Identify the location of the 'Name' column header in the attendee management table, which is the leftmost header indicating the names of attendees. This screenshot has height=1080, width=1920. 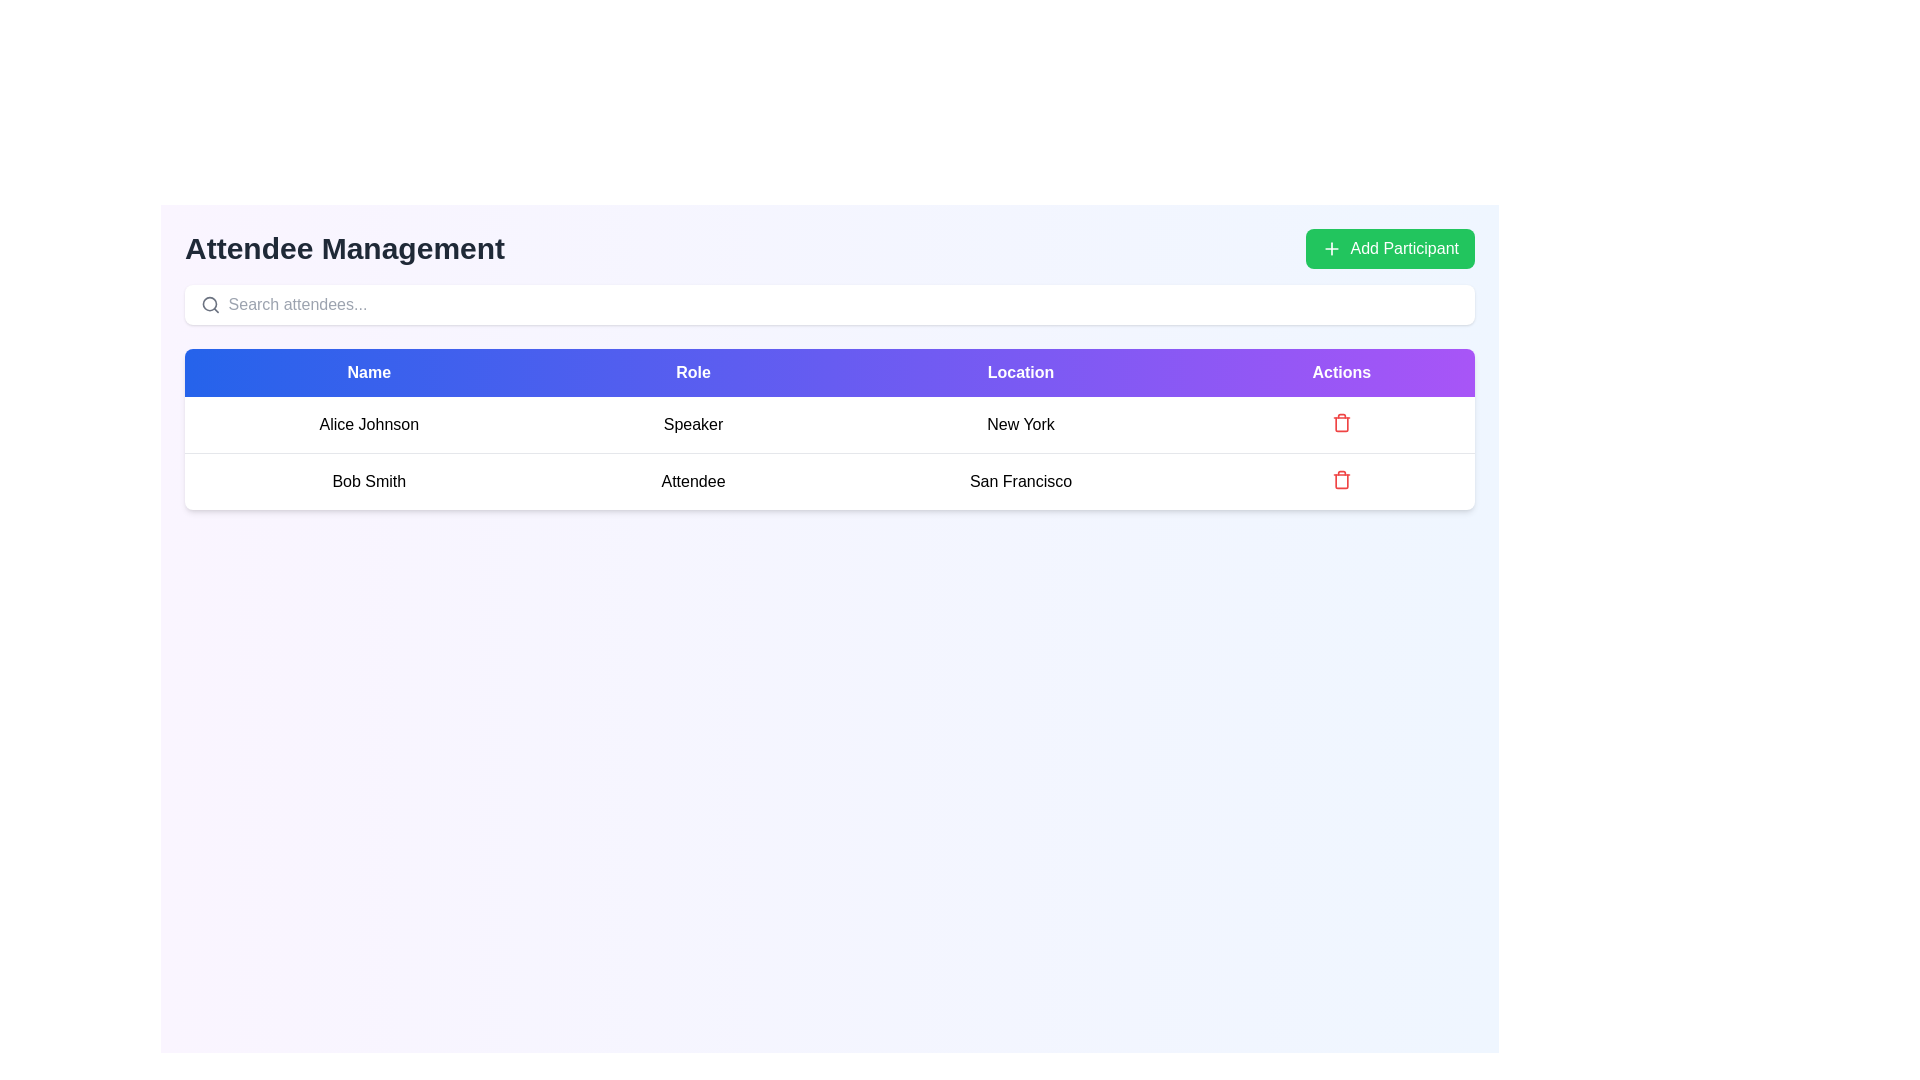
(369, 373).